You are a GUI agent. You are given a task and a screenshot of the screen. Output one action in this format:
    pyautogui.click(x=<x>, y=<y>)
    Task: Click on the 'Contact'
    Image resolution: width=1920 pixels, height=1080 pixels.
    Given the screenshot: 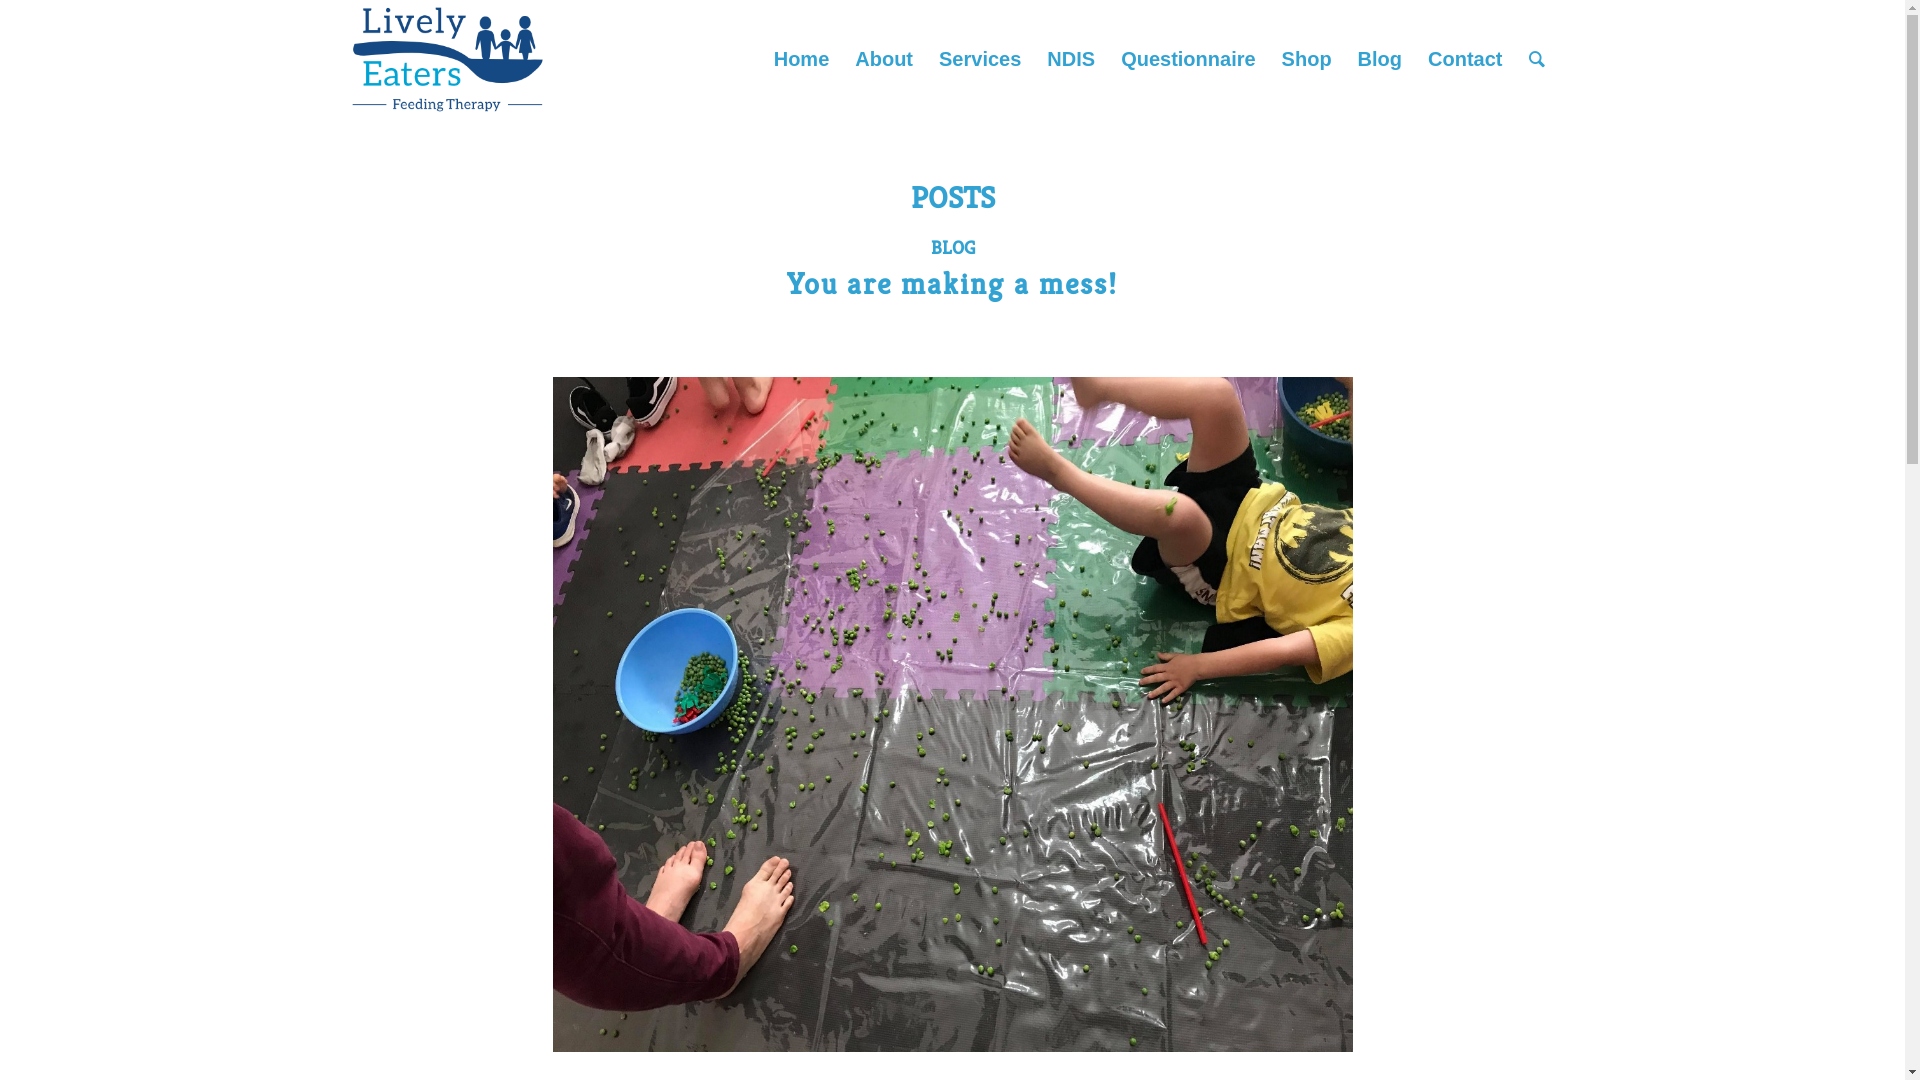 What is the action you would take?
    pyautogui.click(x=1464, y=57)
    